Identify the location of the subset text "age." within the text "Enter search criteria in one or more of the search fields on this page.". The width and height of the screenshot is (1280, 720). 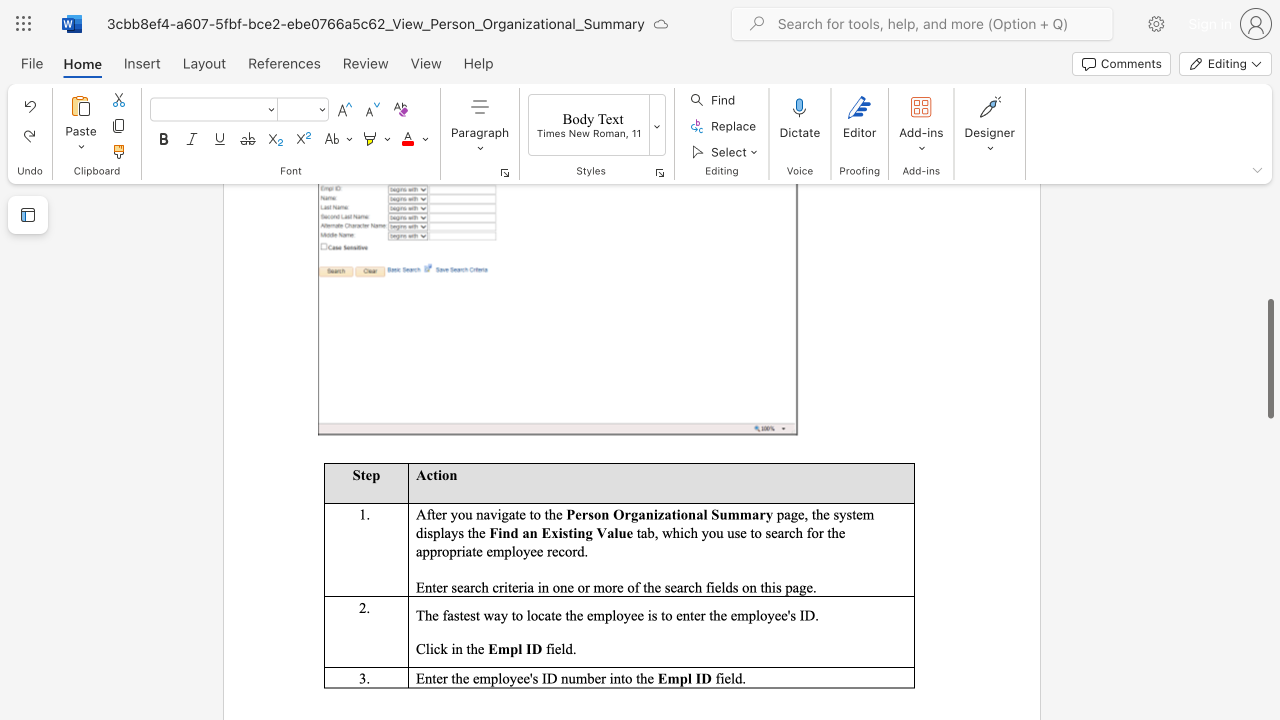
(791, 586).